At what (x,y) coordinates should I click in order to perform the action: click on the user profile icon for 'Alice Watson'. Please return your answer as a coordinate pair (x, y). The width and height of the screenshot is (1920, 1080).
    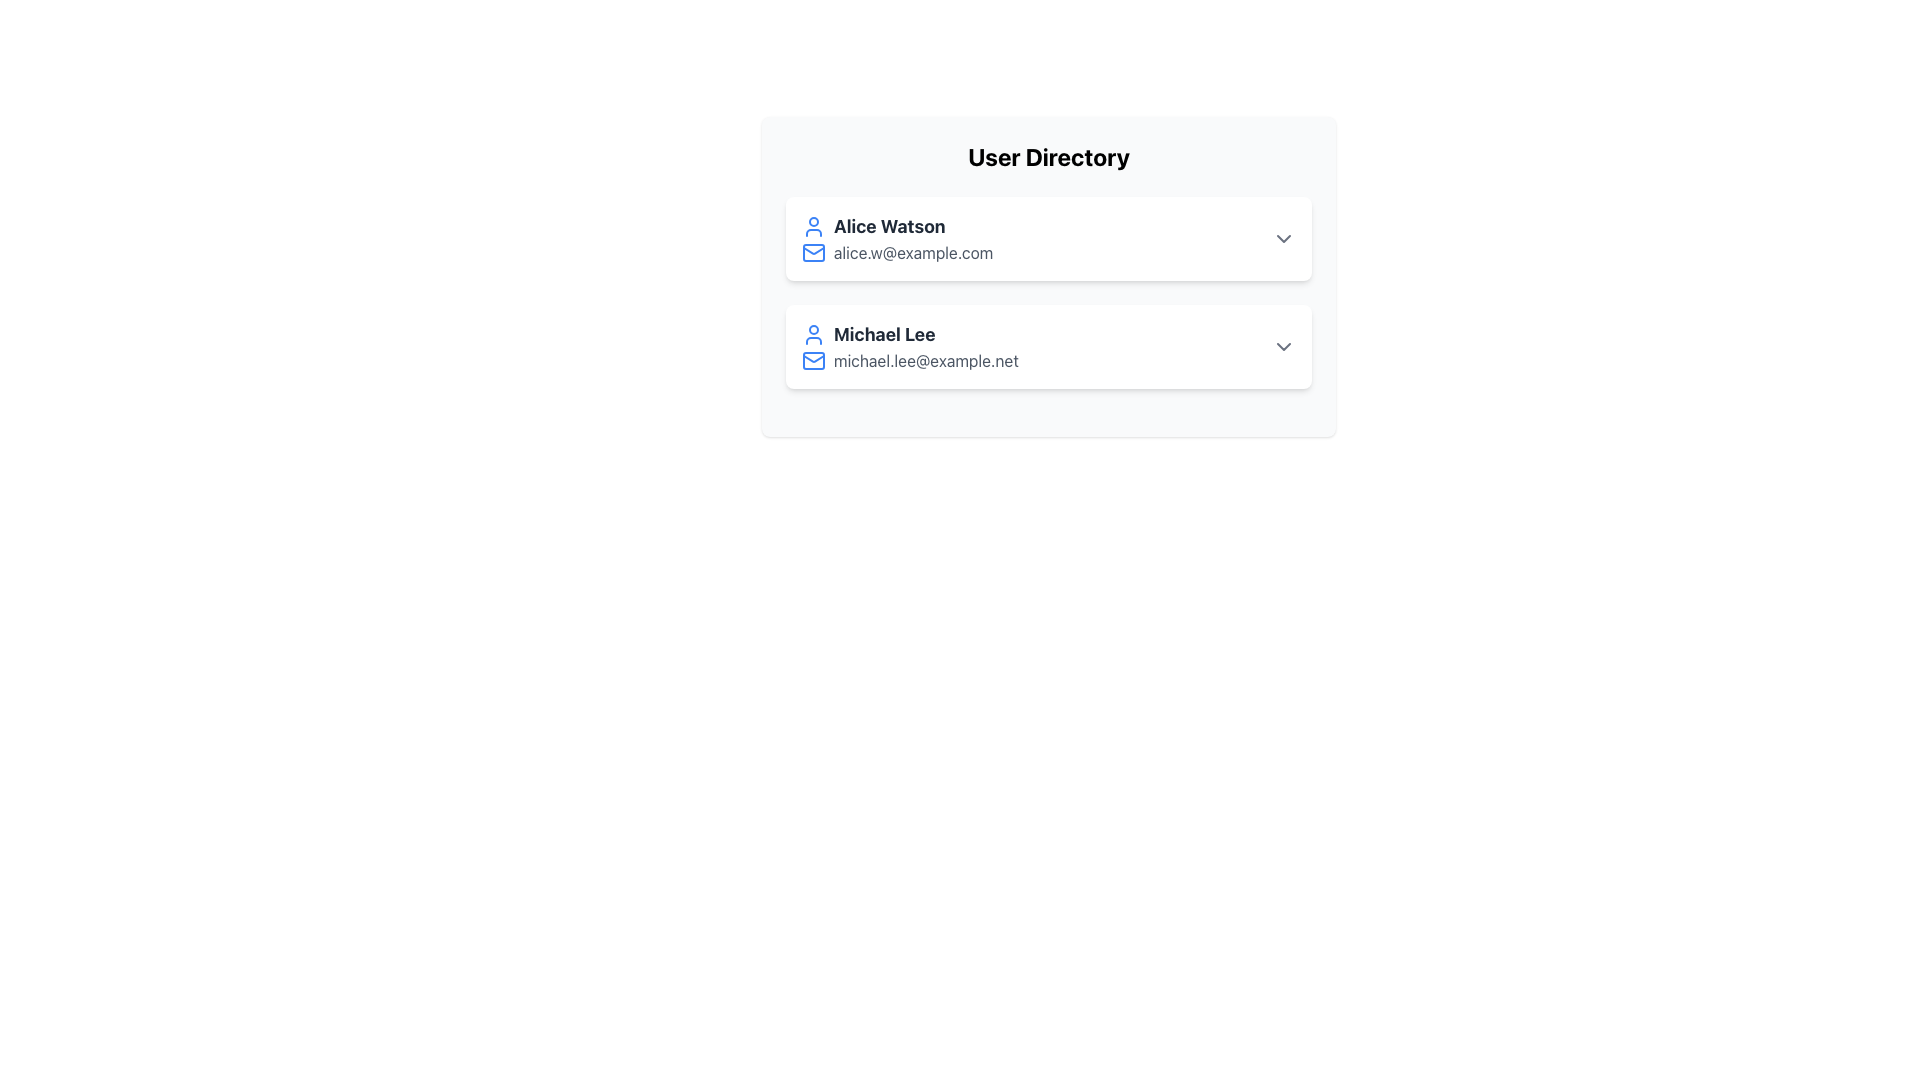
    Looking at the image, I should click on (814, 226).